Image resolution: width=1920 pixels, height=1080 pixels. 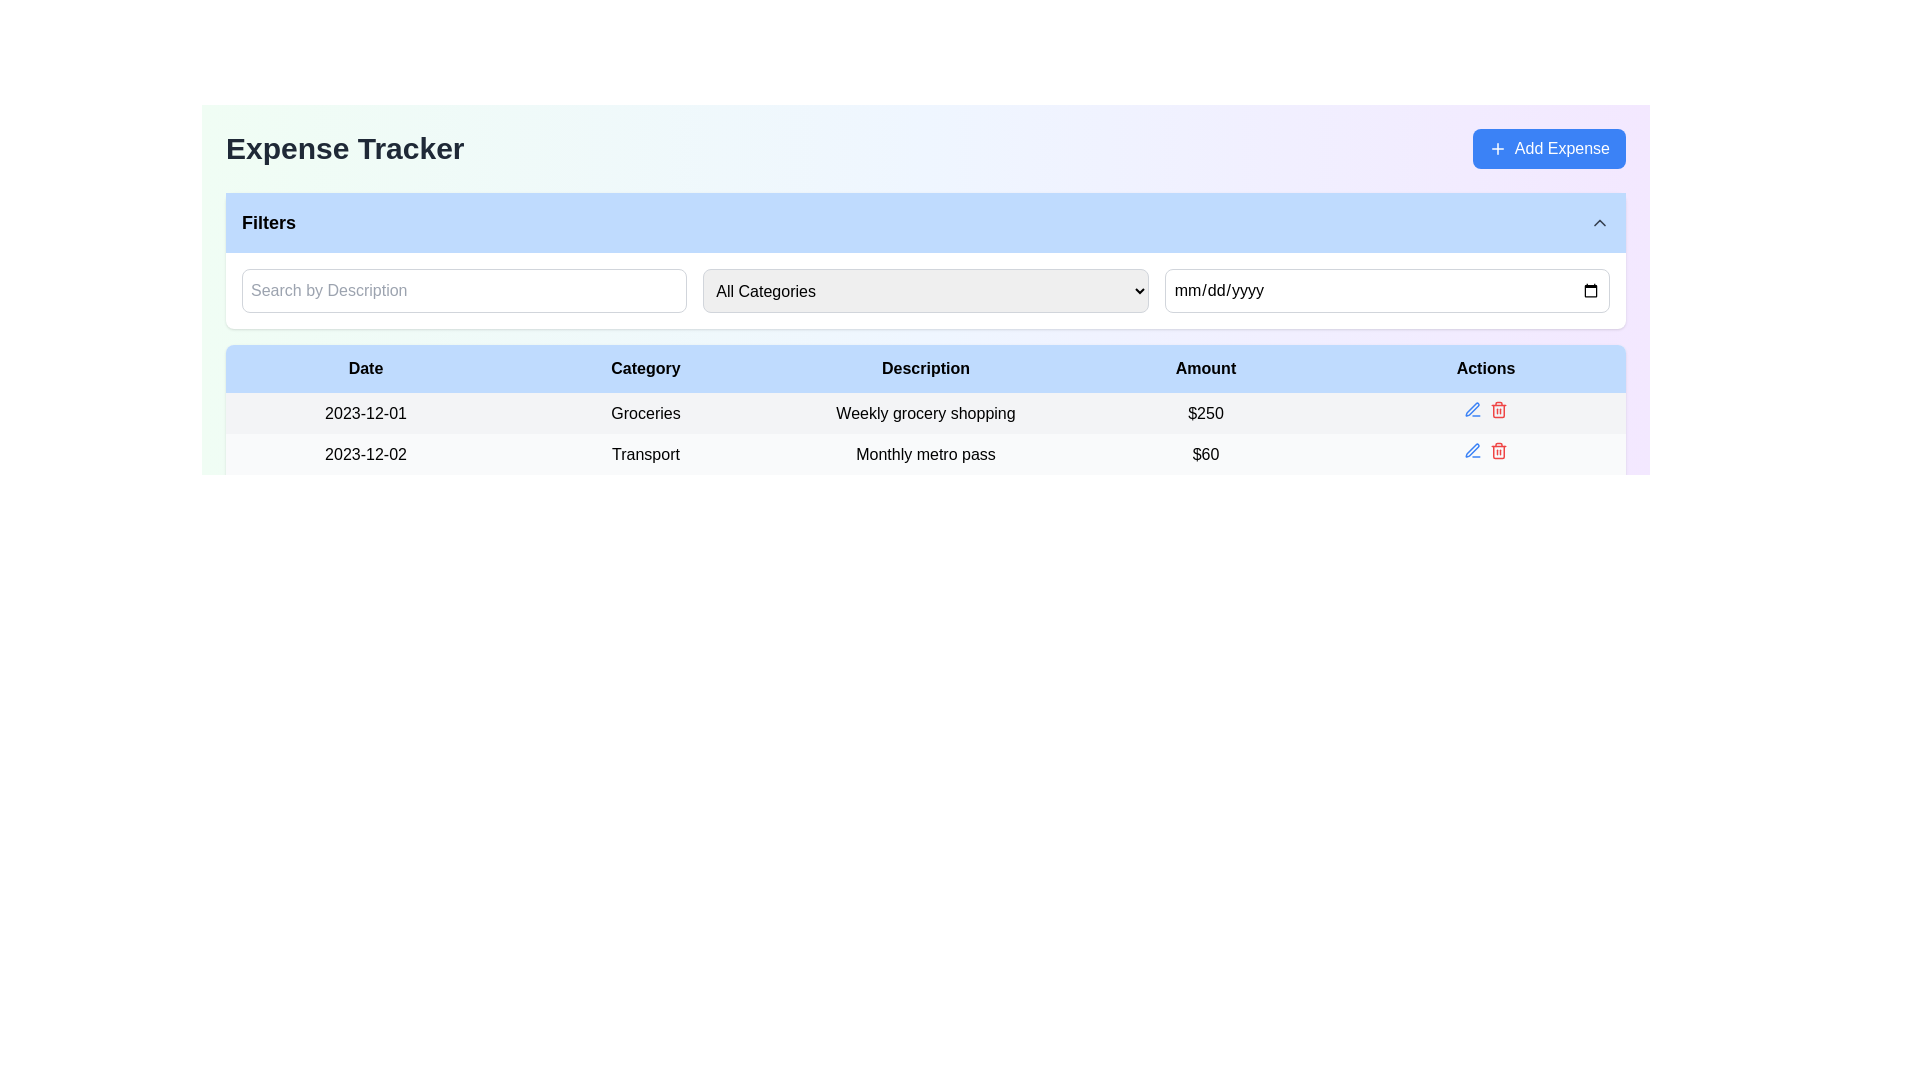 What do you see at coordinates (1473, 408) in the screenshot?
I see `the blue-colored pen icon button in the 'Actions' column of the second row of the expense details table` at bounding box center [1473, 408].